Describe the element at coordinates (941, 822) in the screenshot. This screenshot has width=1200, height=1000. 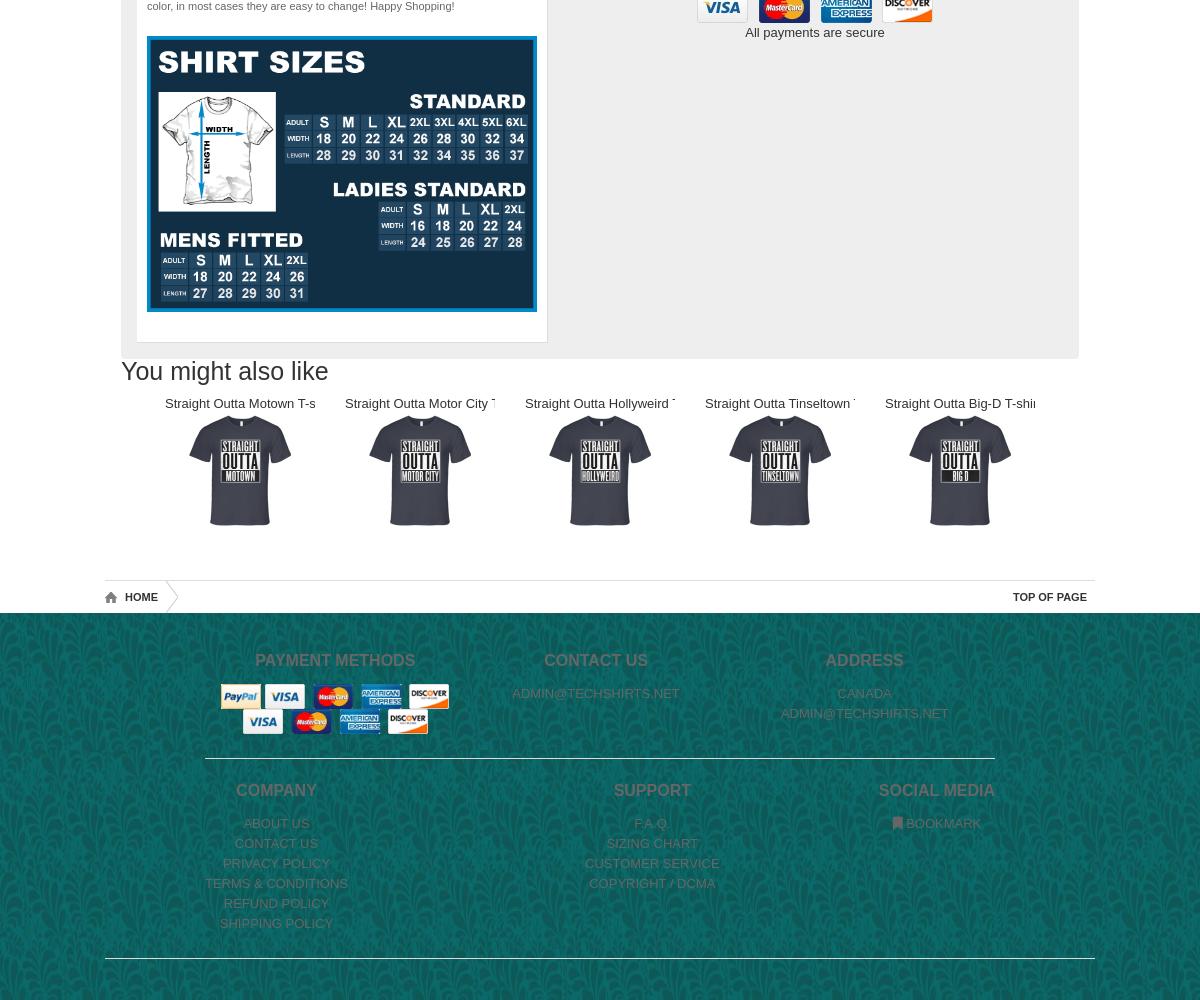
I see `'Bookmark'` at that location.